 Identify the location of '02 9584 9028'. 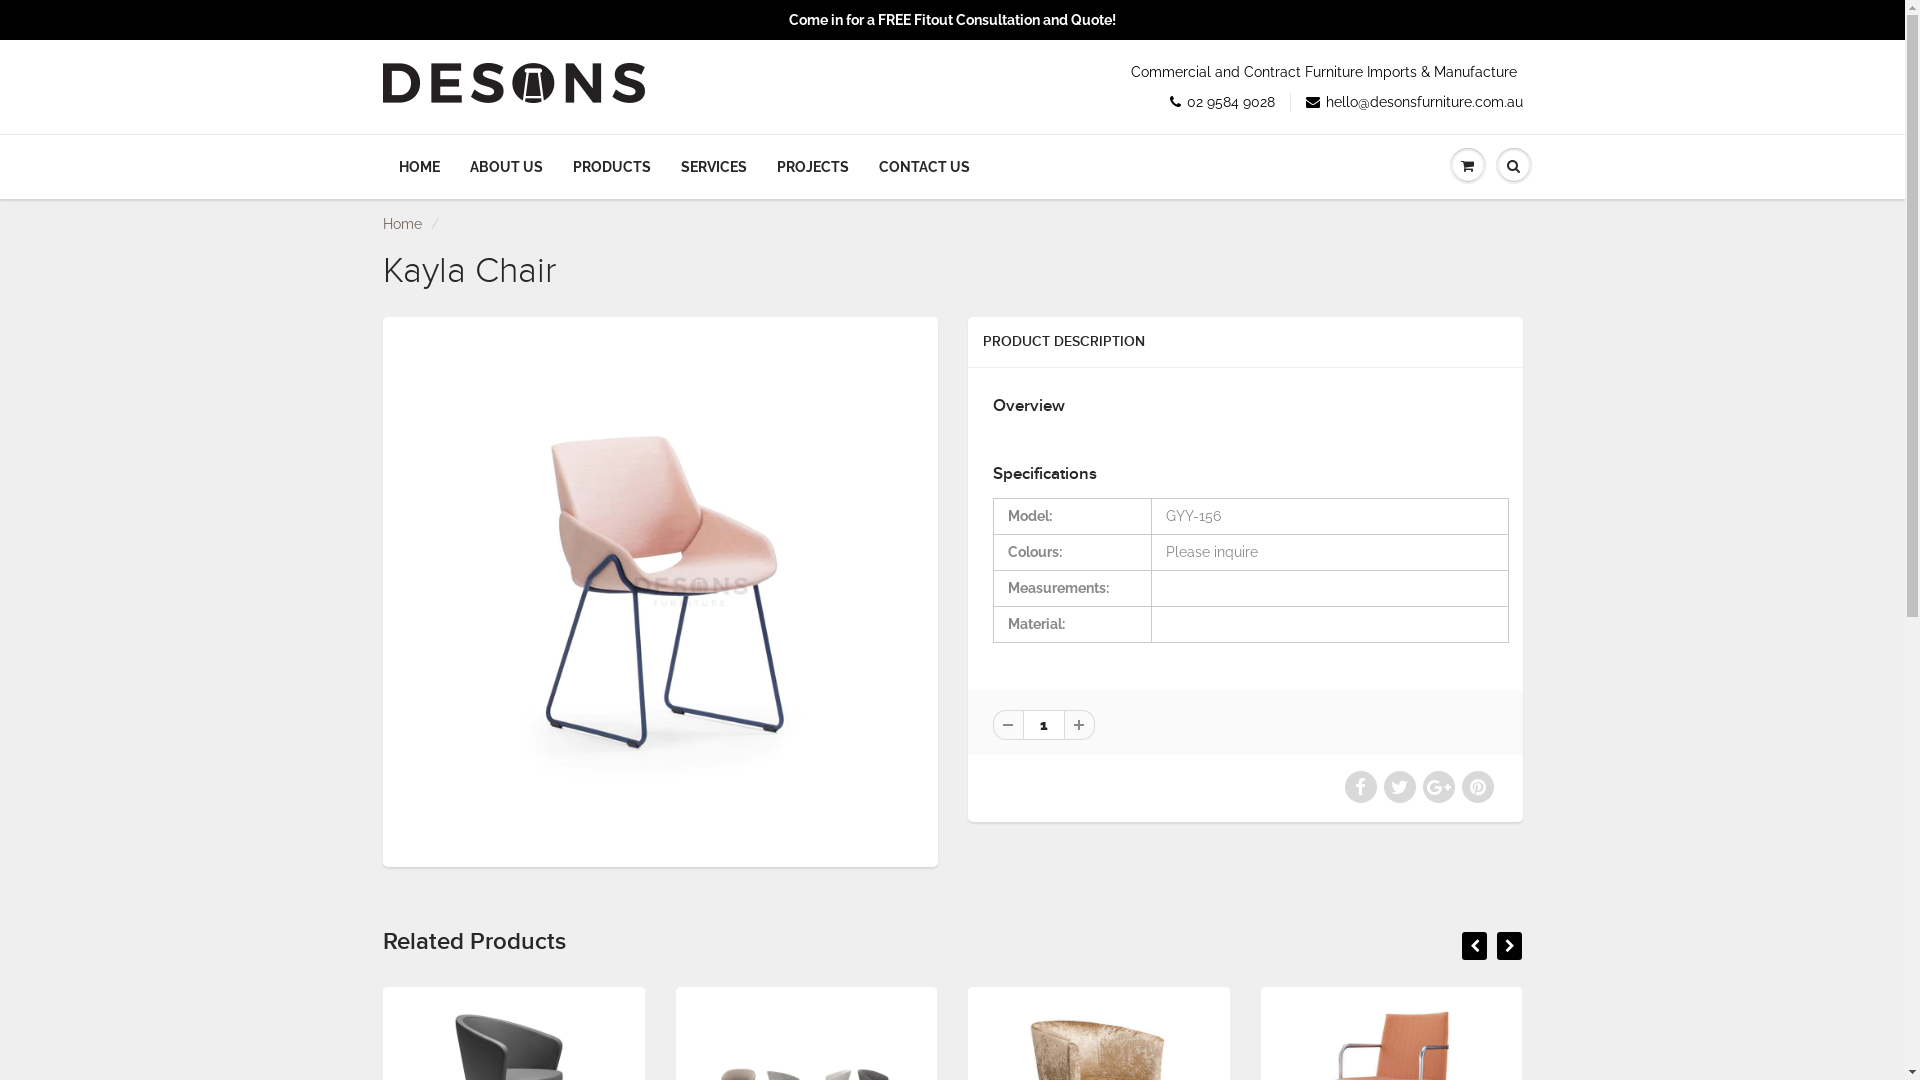
(1221, 101).